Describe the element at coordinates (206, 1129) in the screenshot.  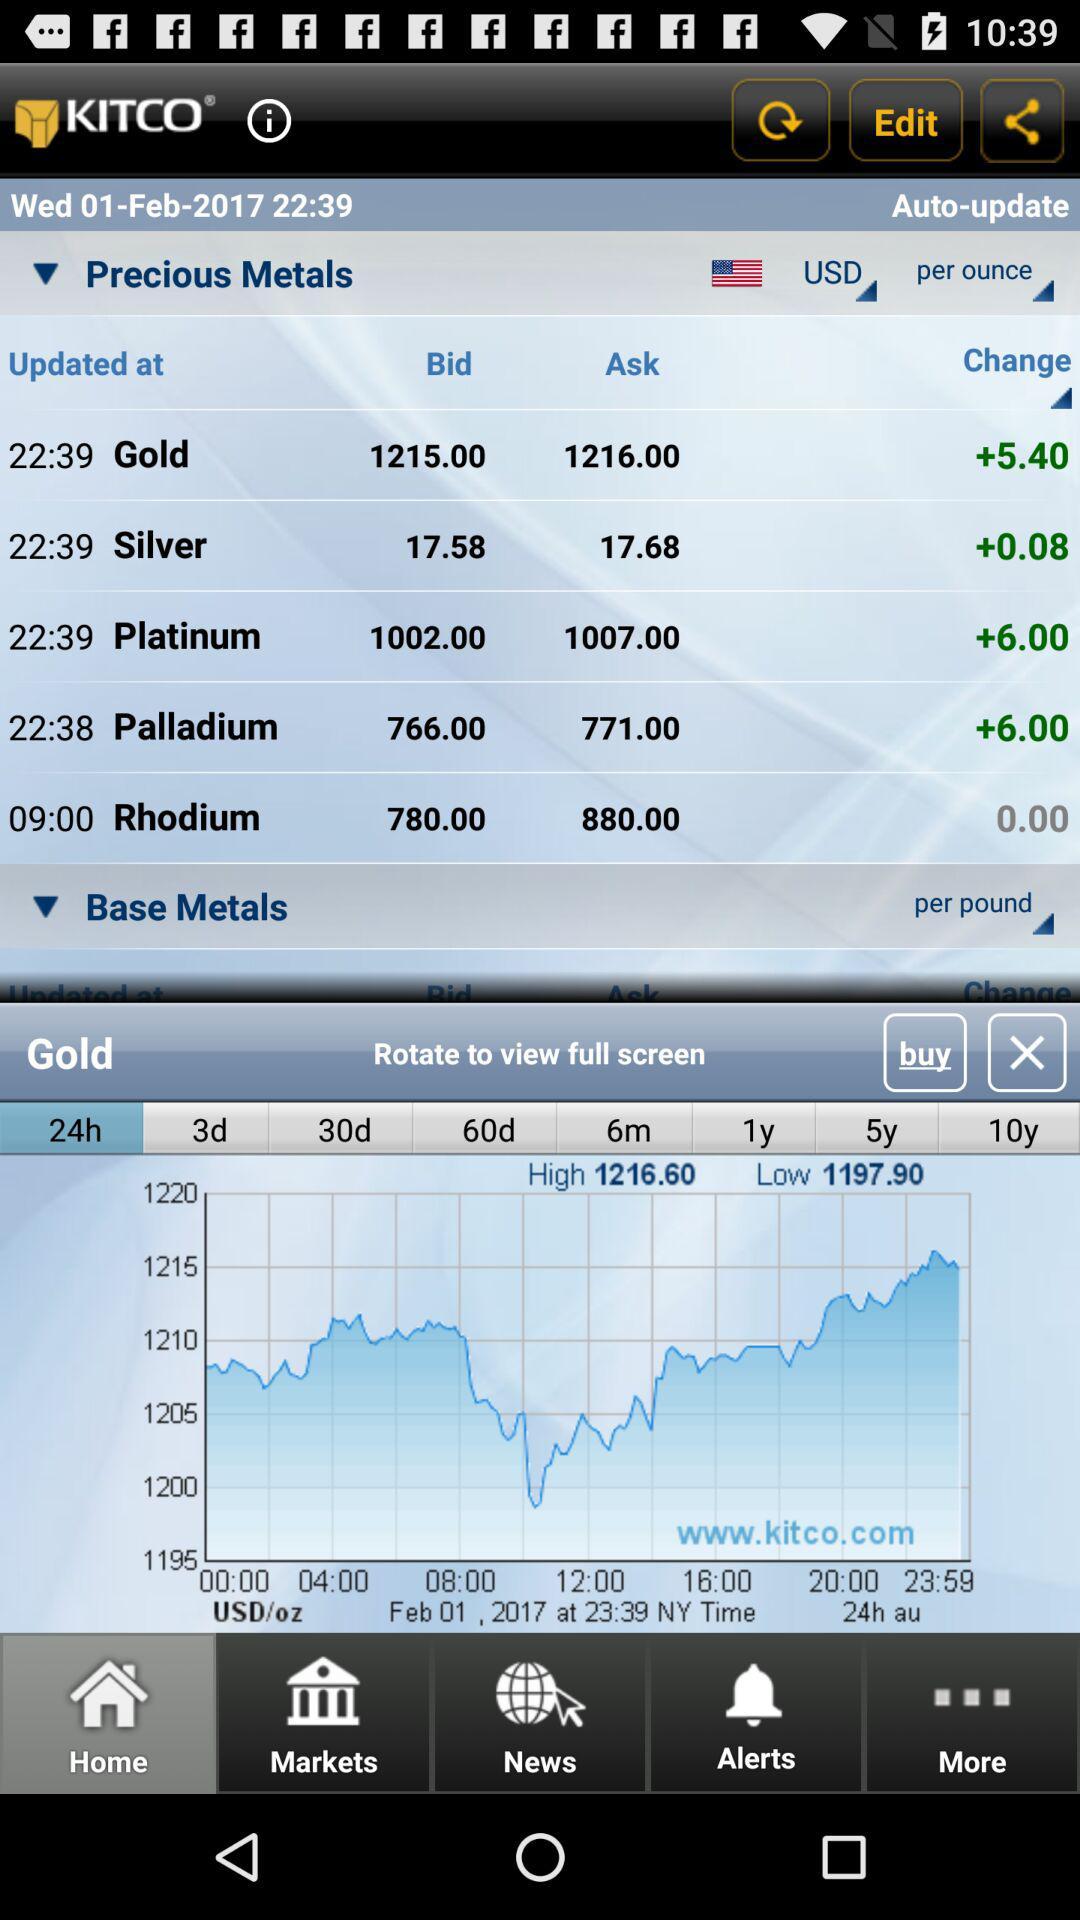
I see `app below the gold` at that location.